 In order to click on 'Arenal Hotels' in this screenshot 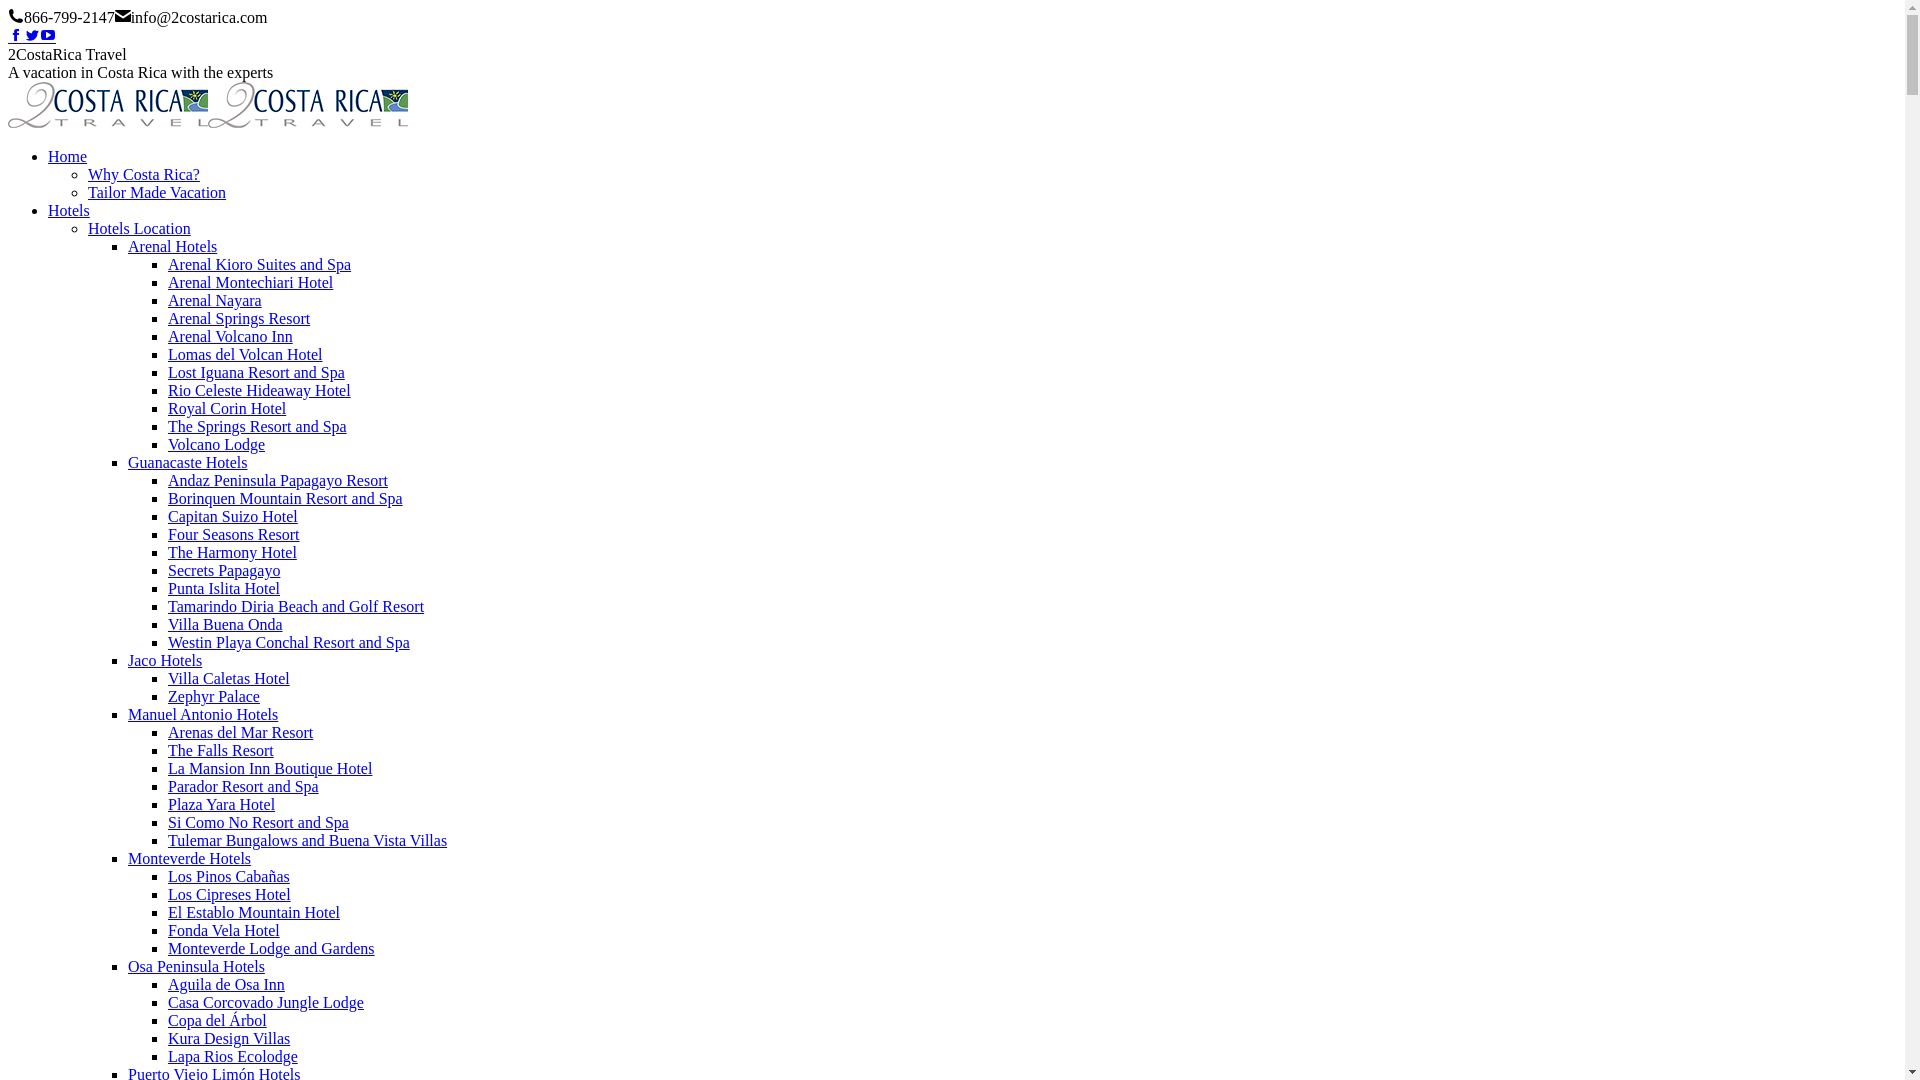, I will do `click(172, 245)`.